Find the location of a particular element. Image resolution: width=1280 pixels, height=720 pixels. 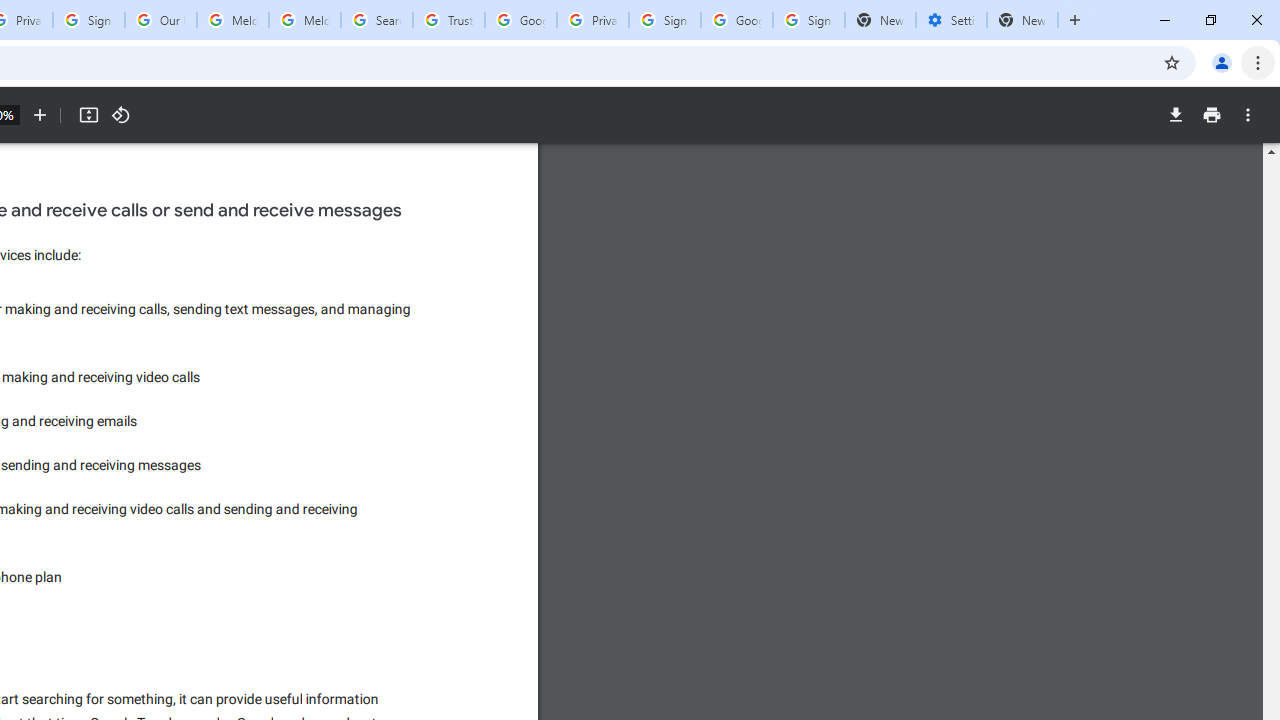

'Zoom in' is located at coordinates (39, 115).